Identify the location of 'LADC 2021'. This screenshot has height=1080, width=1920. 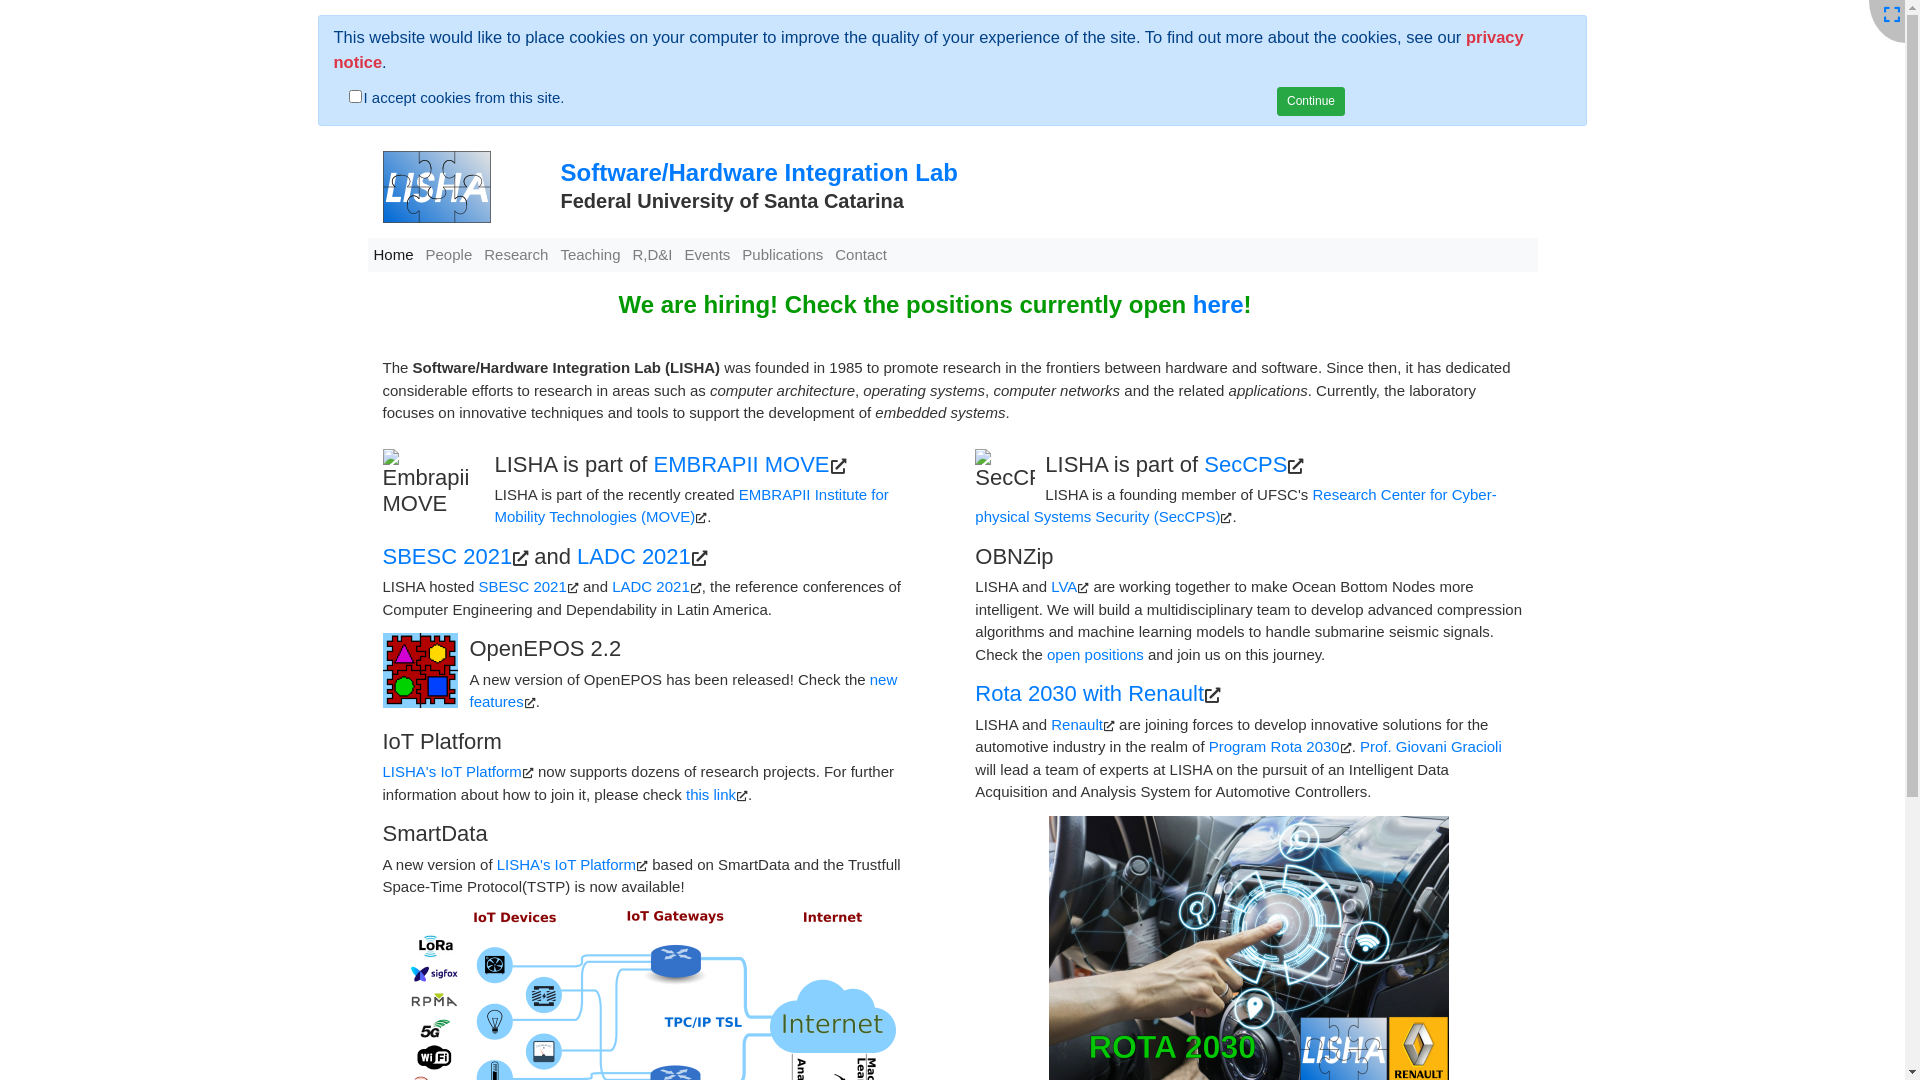
(651, 585).